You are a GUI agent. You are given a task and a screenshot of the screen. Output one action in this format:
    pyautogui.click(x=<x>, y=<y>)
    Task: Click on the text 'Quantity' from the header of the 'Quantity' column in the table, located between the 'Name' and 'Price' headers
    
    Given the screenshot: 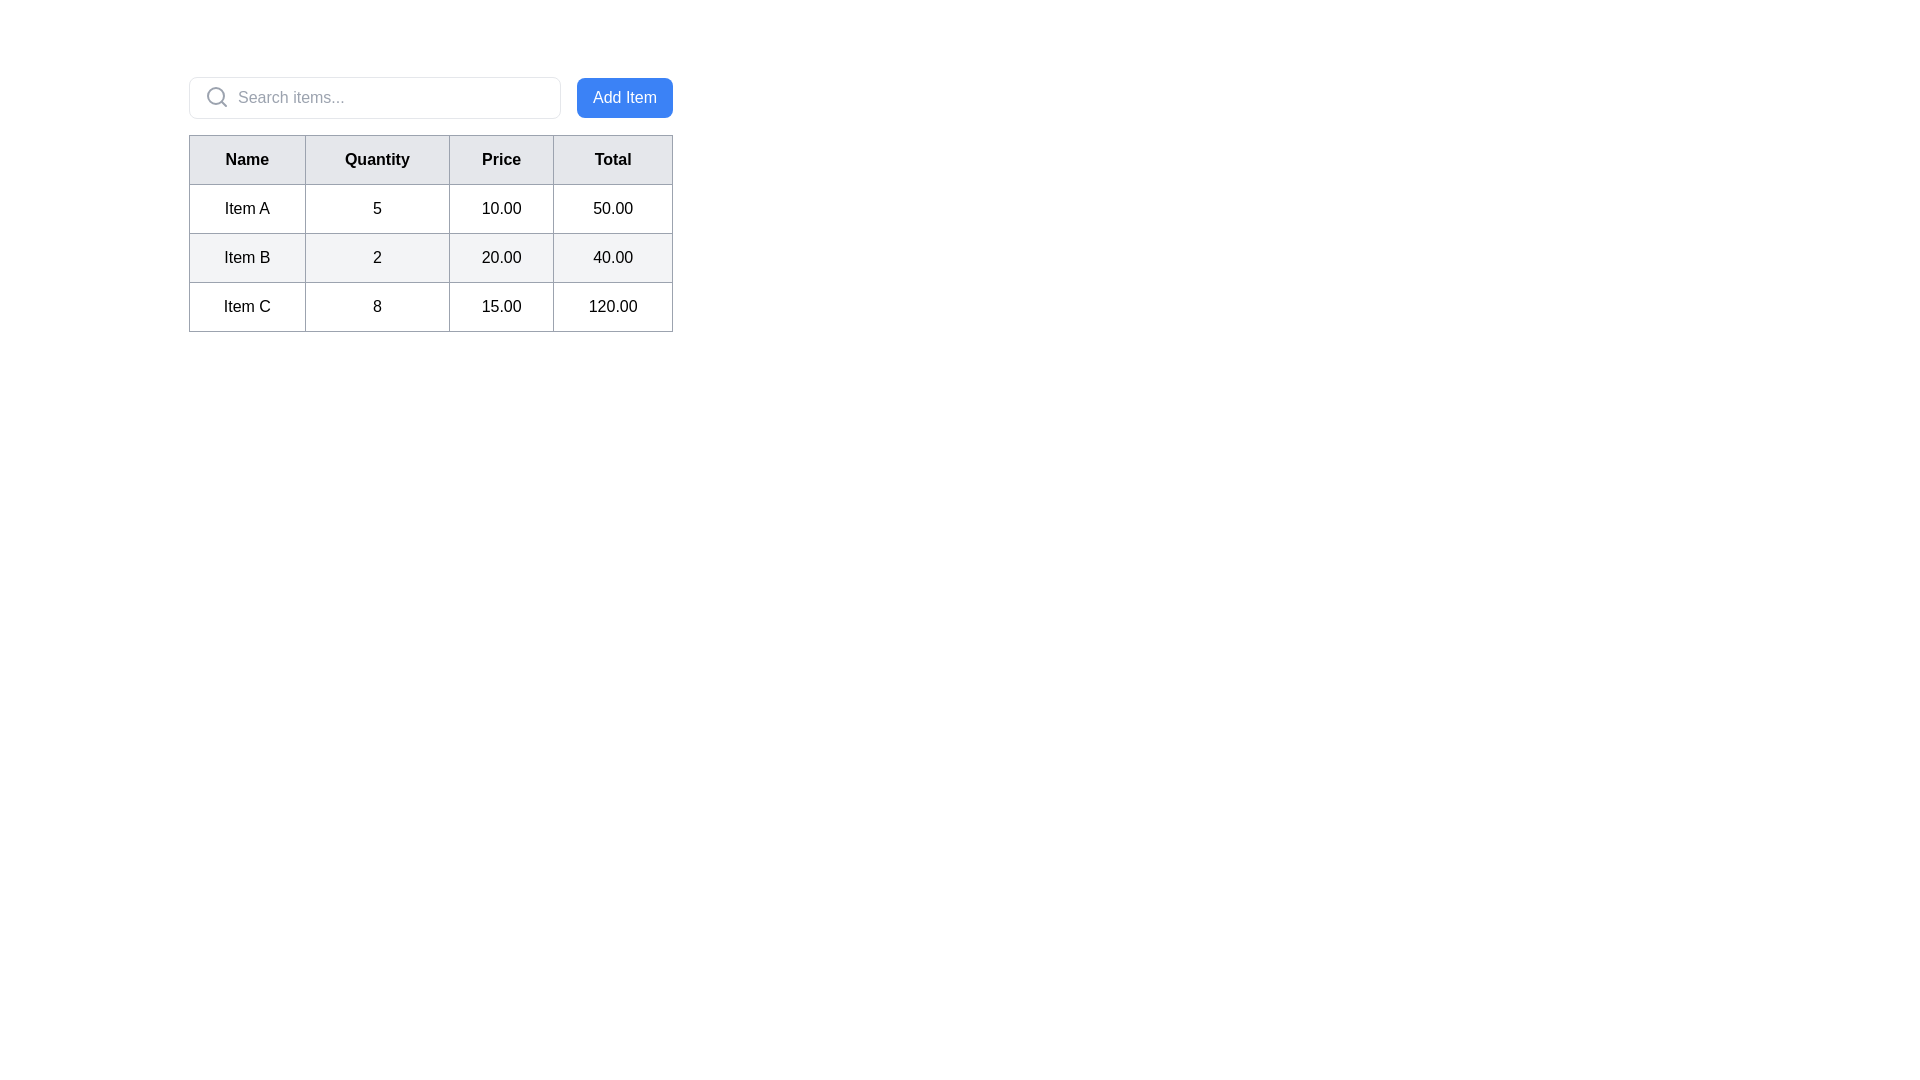 What is the action you would take?
    pyautogui.click(x=377, y=158)
    